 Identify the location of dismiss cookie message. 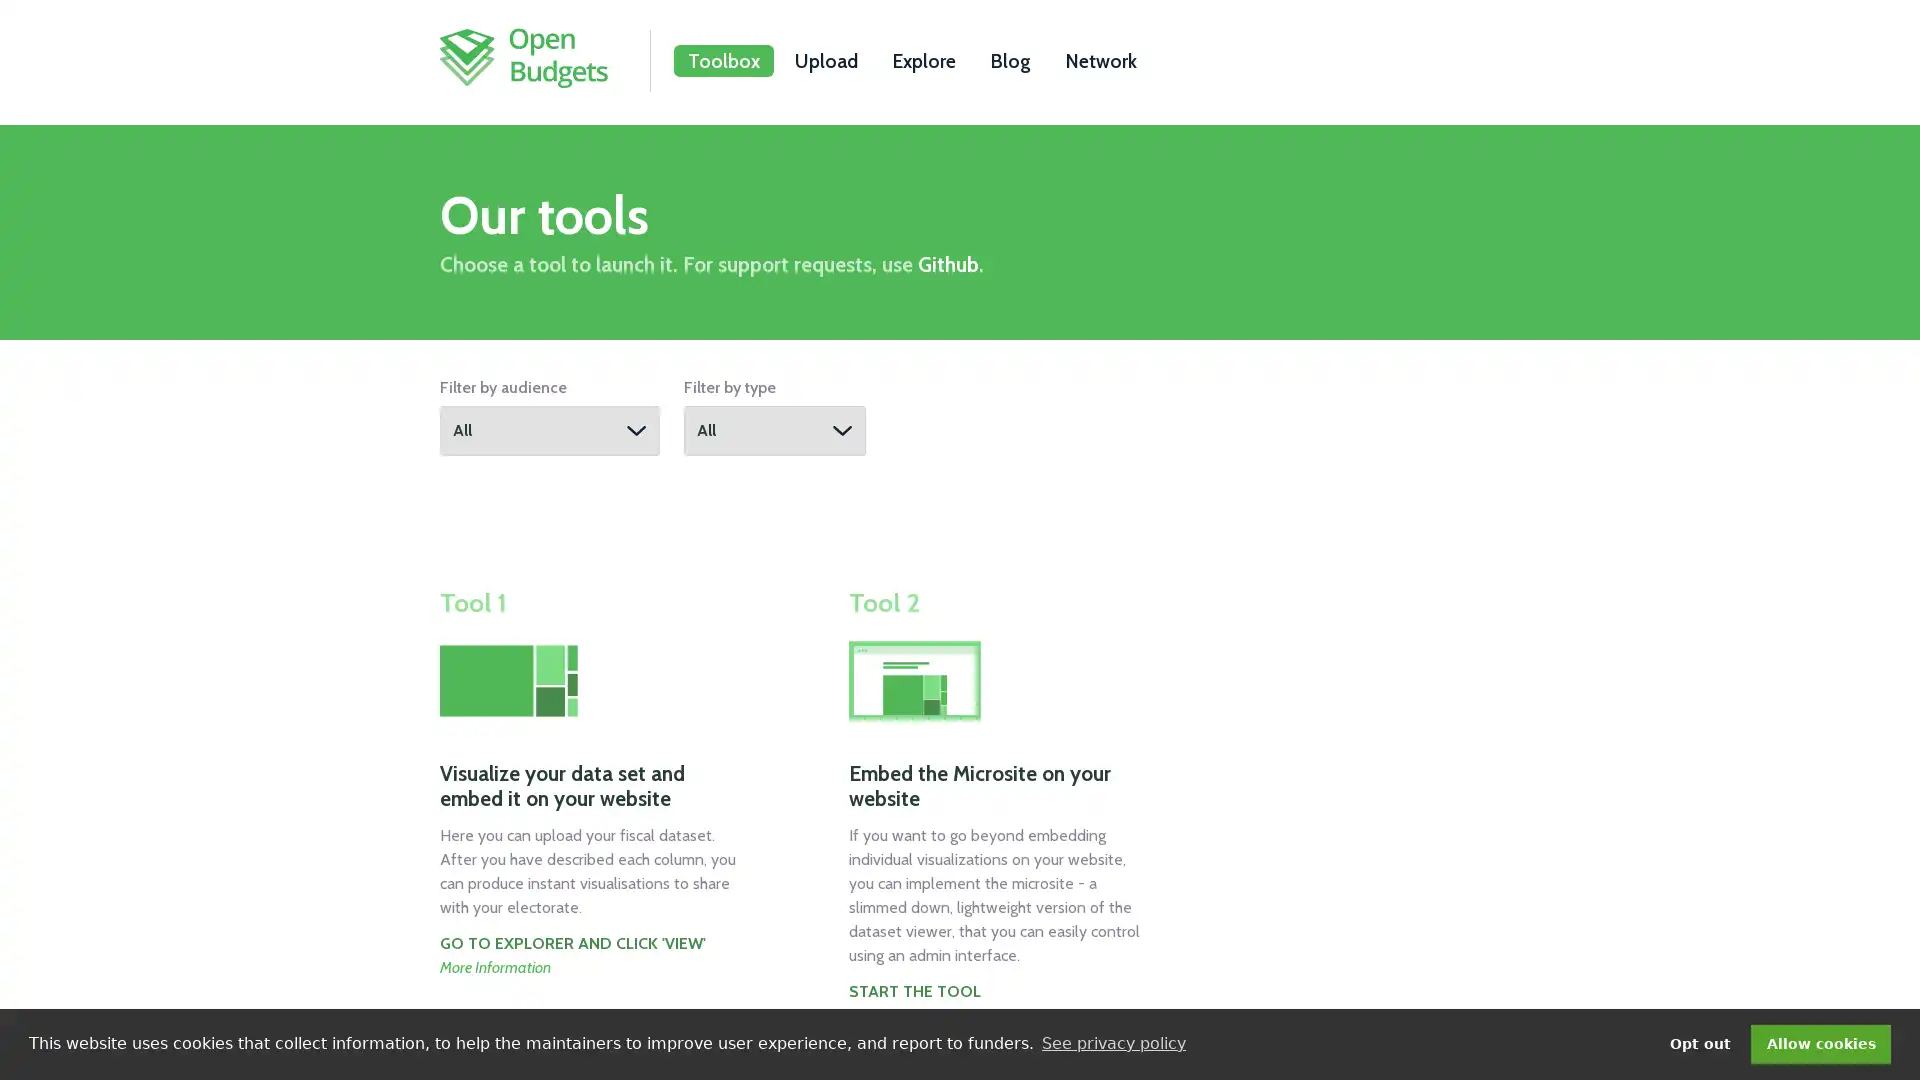
(1820, 1043).